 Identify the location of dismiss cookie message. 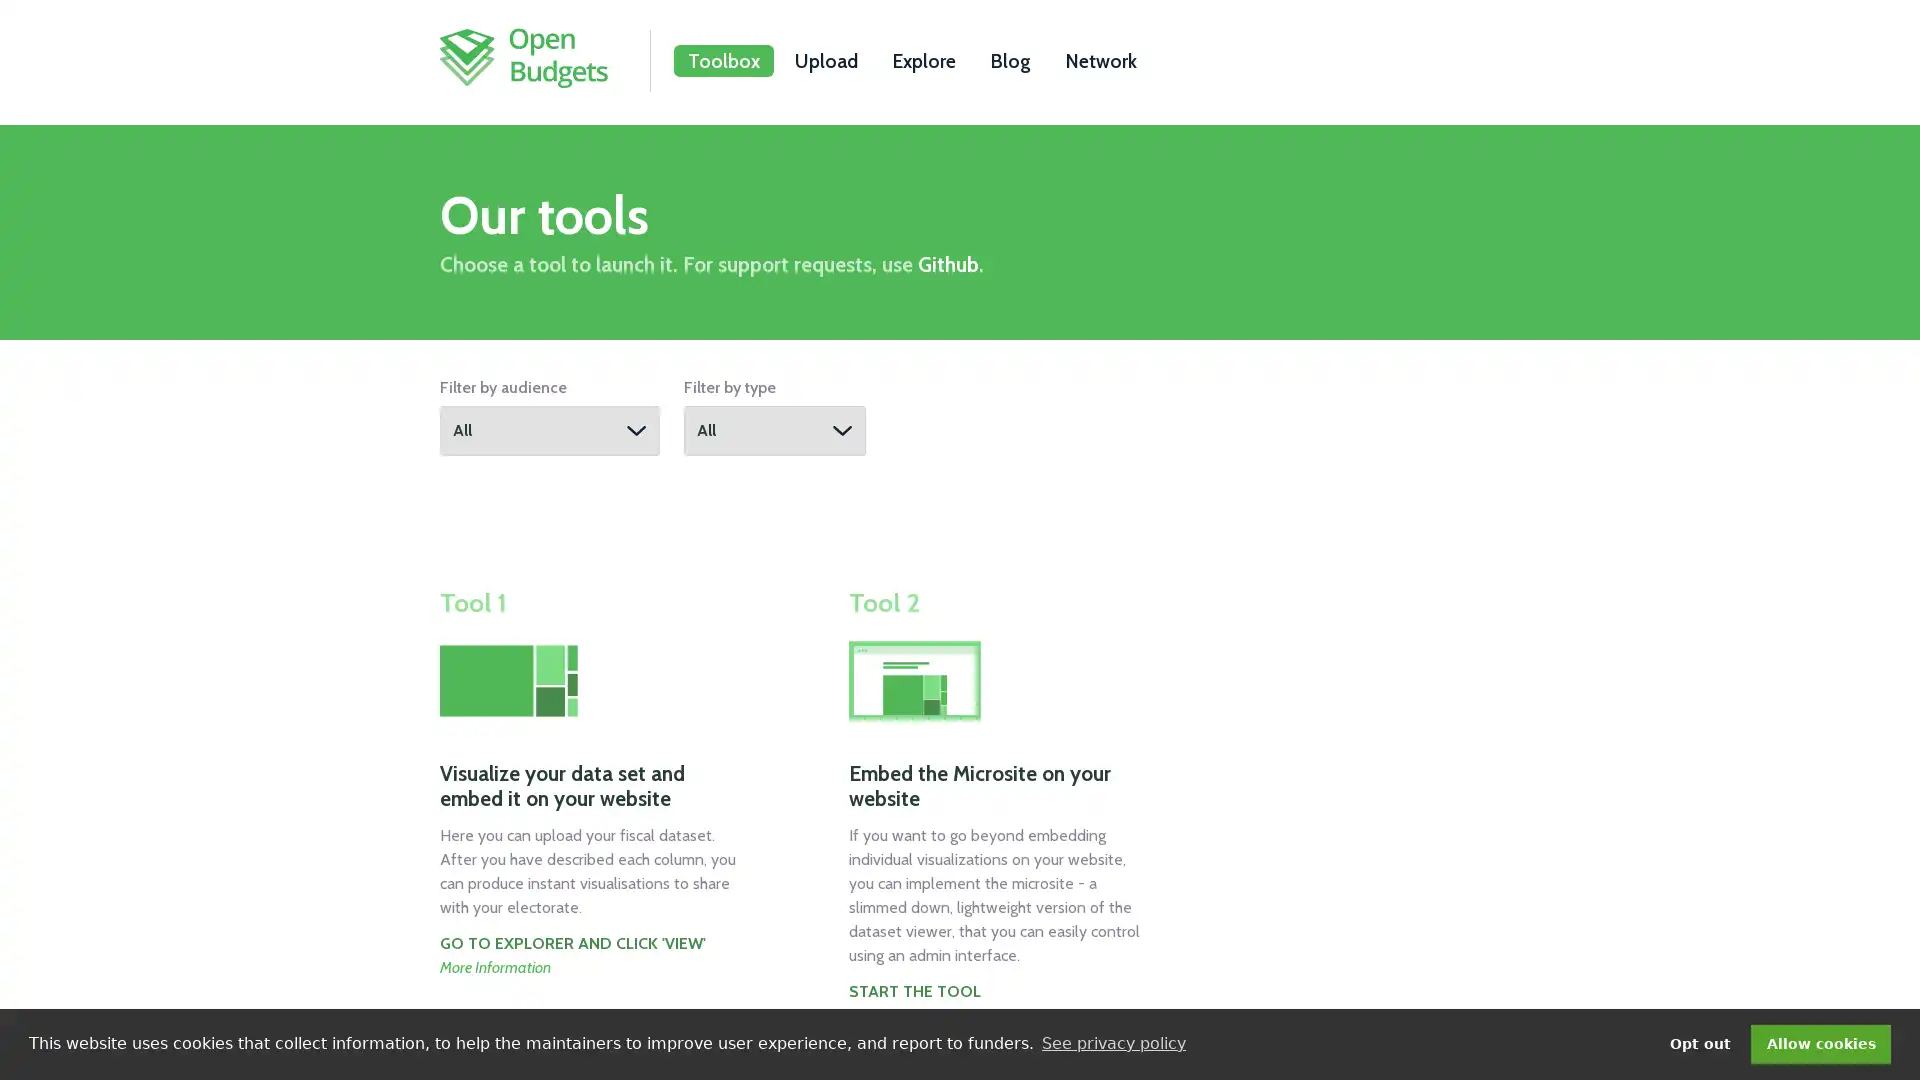
(1820, 1043).